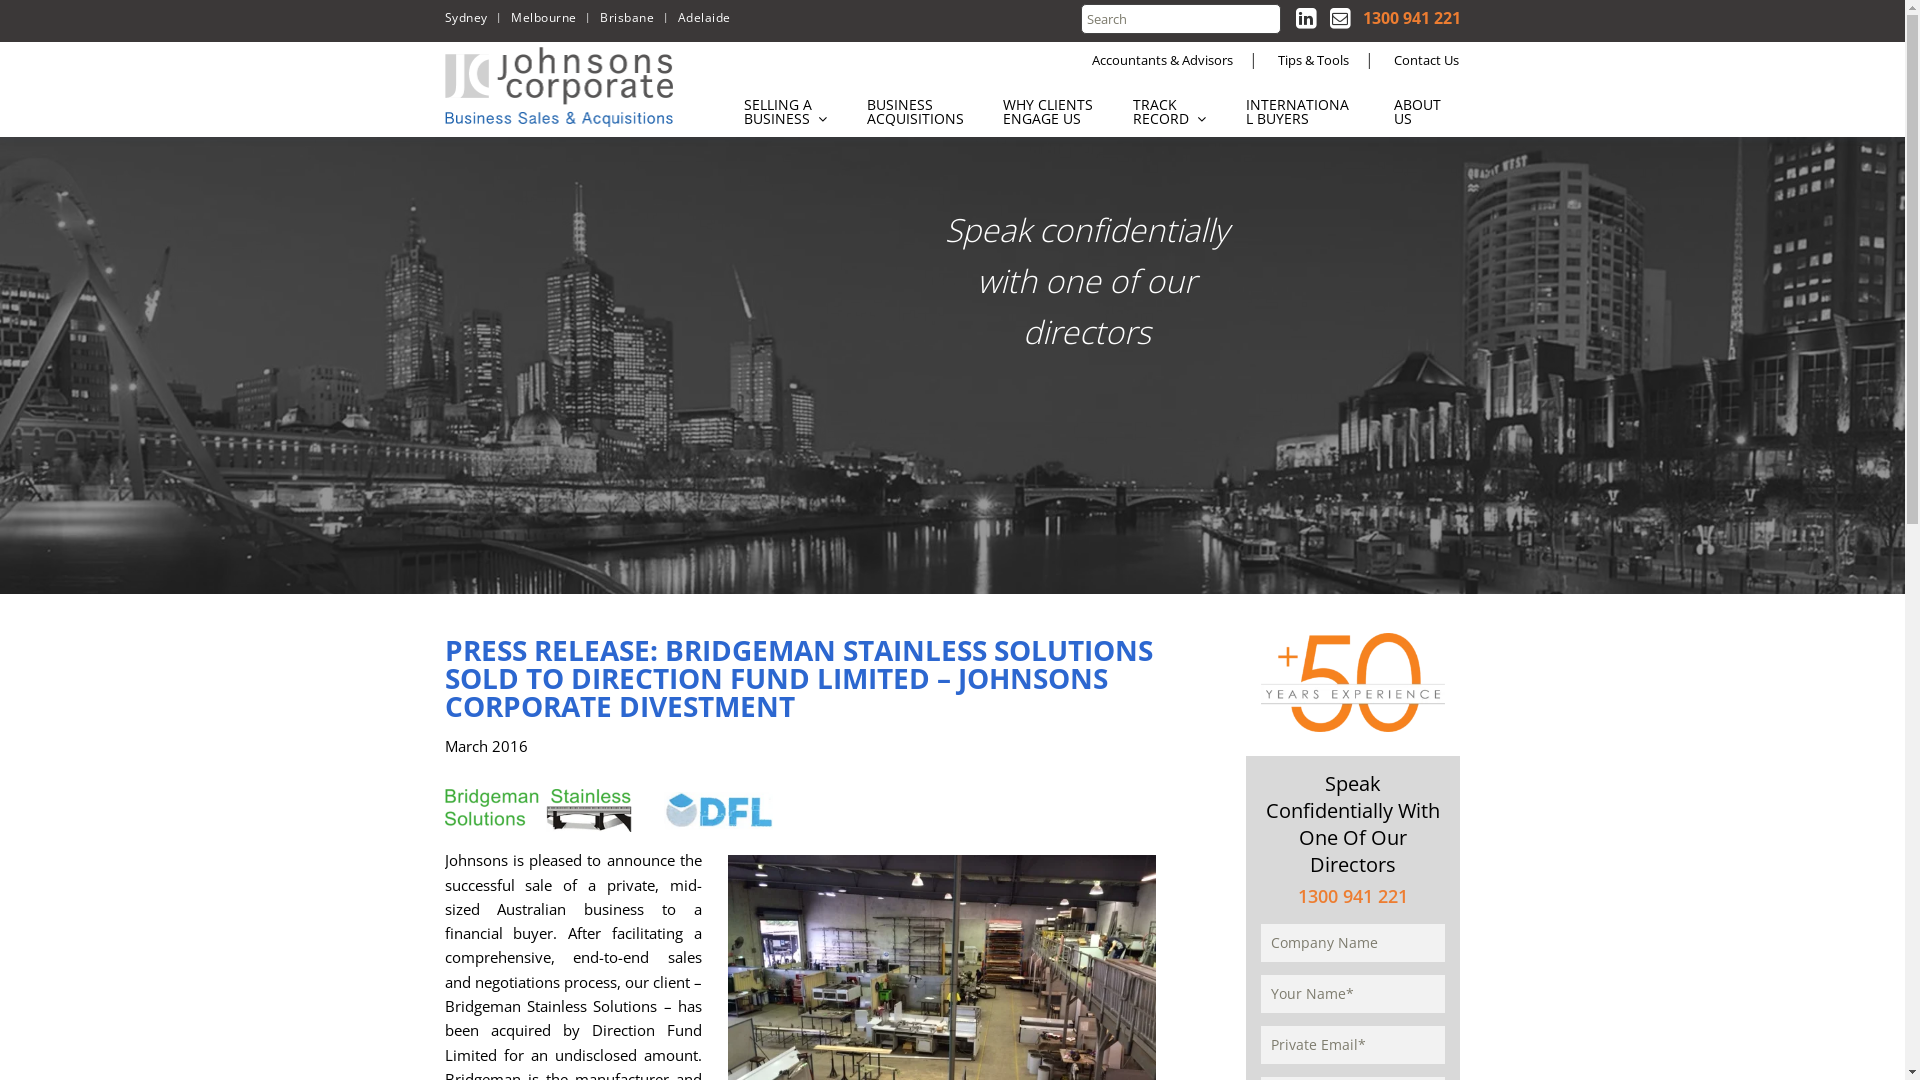 Image resolution: width=1920 pixels, height=1080 pixels. Describe the element at coordinates (1427, 111) in the screenshot. I see `'ABOUT` at that location.